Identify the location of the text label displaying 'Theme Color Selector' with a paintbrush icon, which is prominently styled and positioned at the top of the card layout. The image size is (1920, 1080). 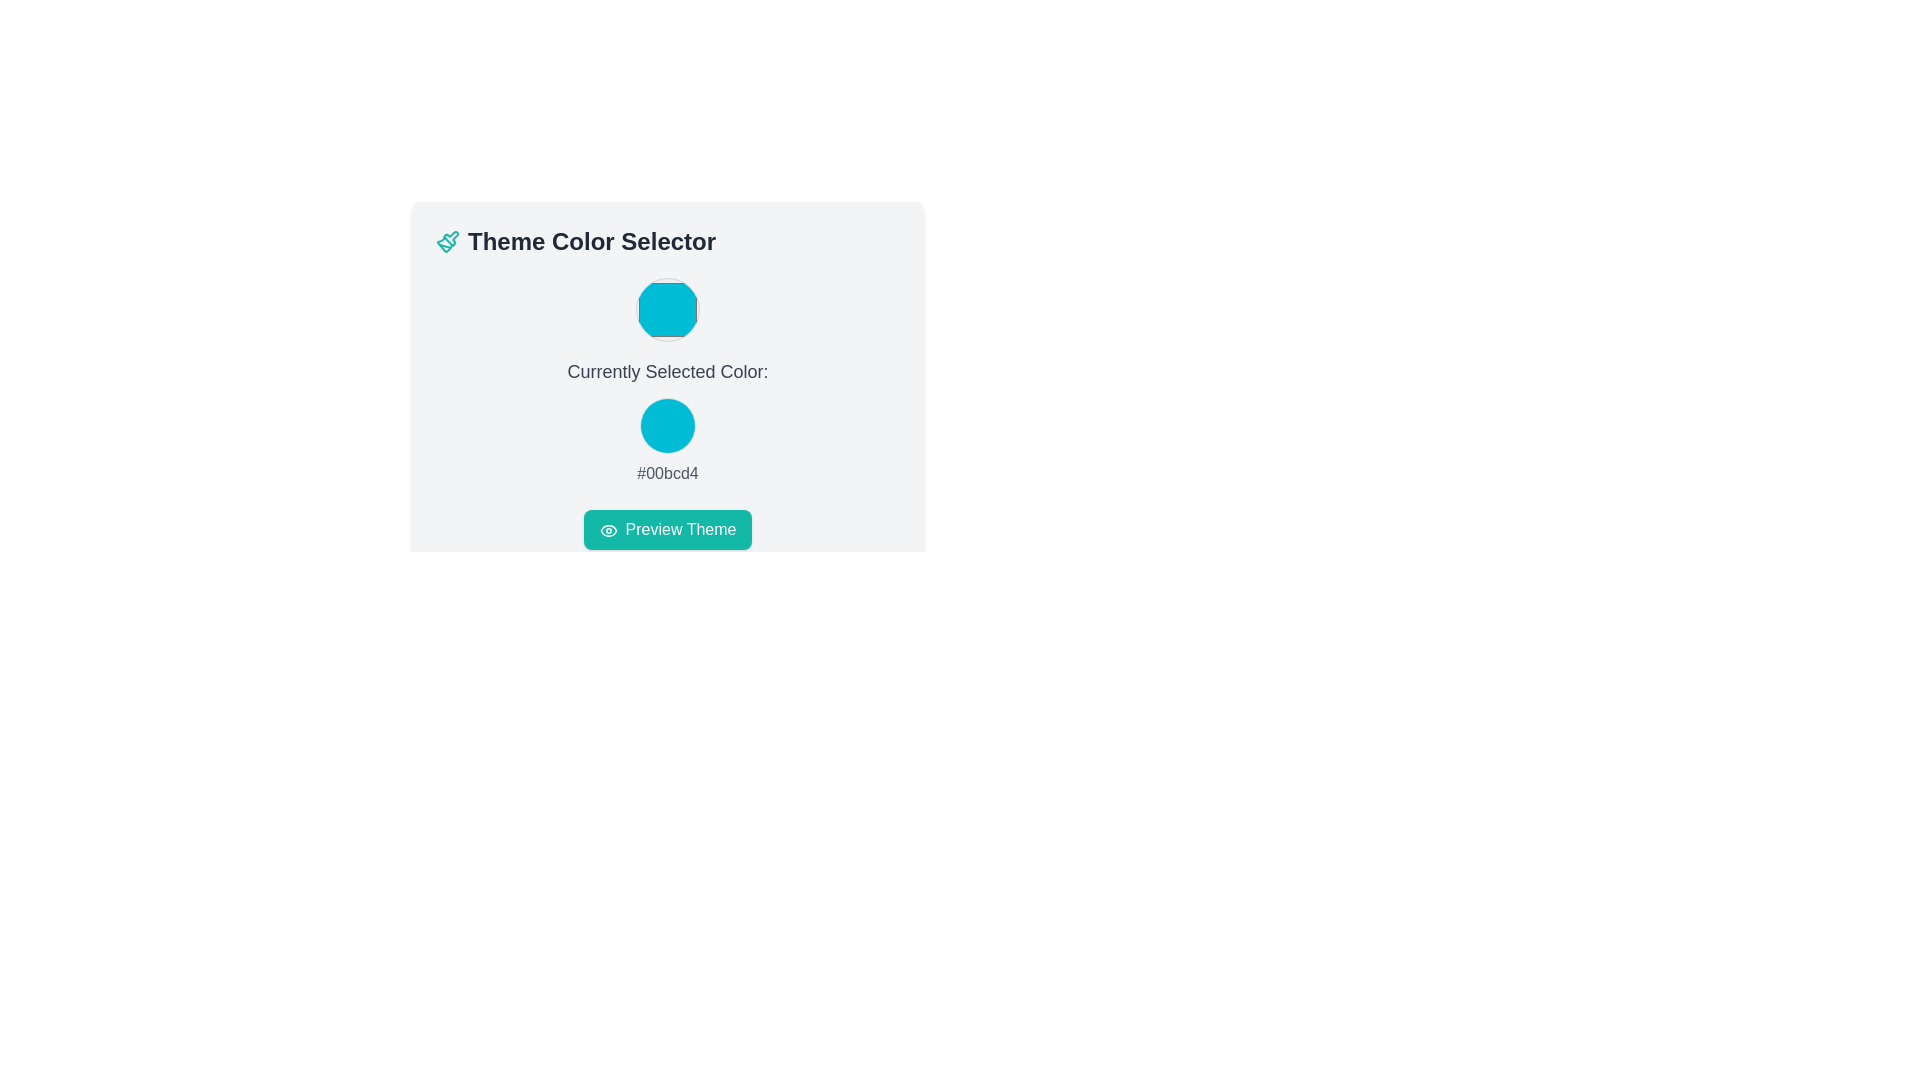
(667, 241).